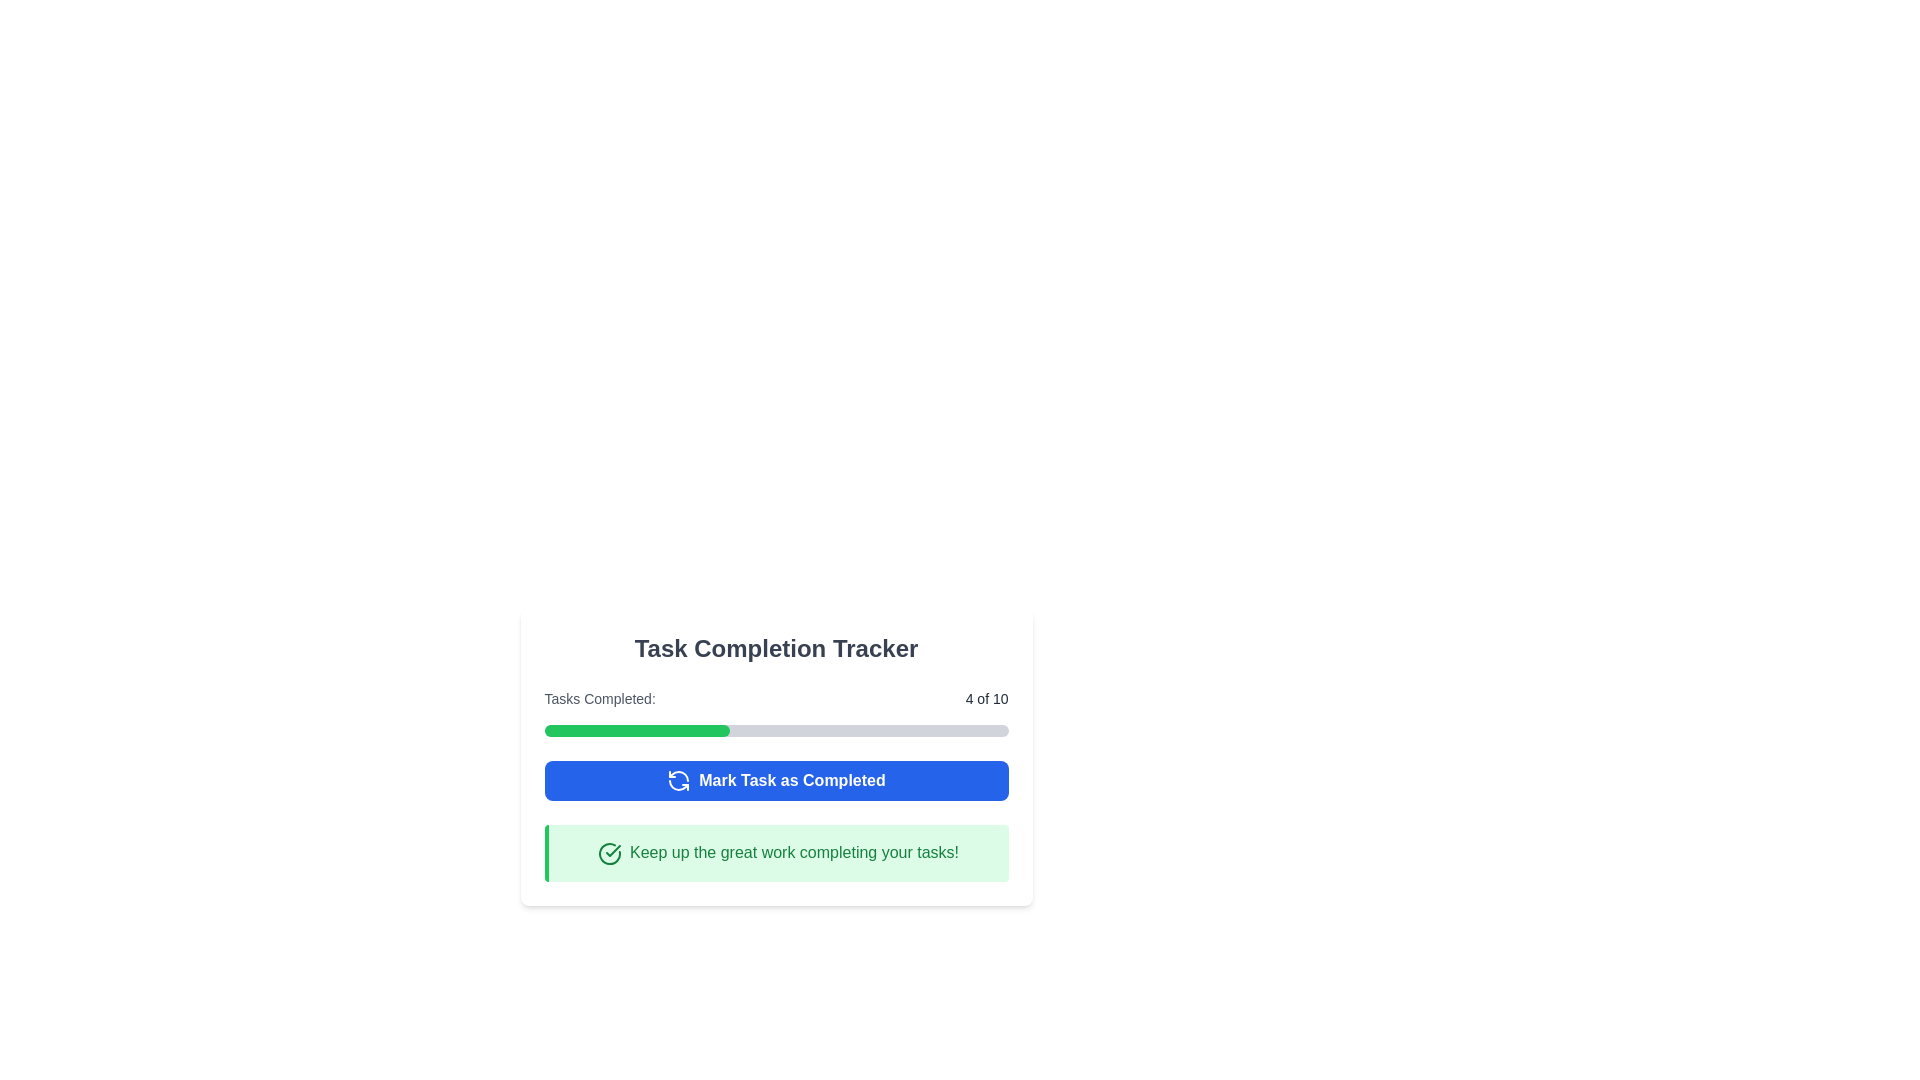 The width and height of the screenshot is (1920, 1080). Describe the element at coordinates (678, 779) in the screenshot. I see `the refresh icon located to the left of the text 'Mark Task as Completed' inside the blue button to interact with the button` at that location.